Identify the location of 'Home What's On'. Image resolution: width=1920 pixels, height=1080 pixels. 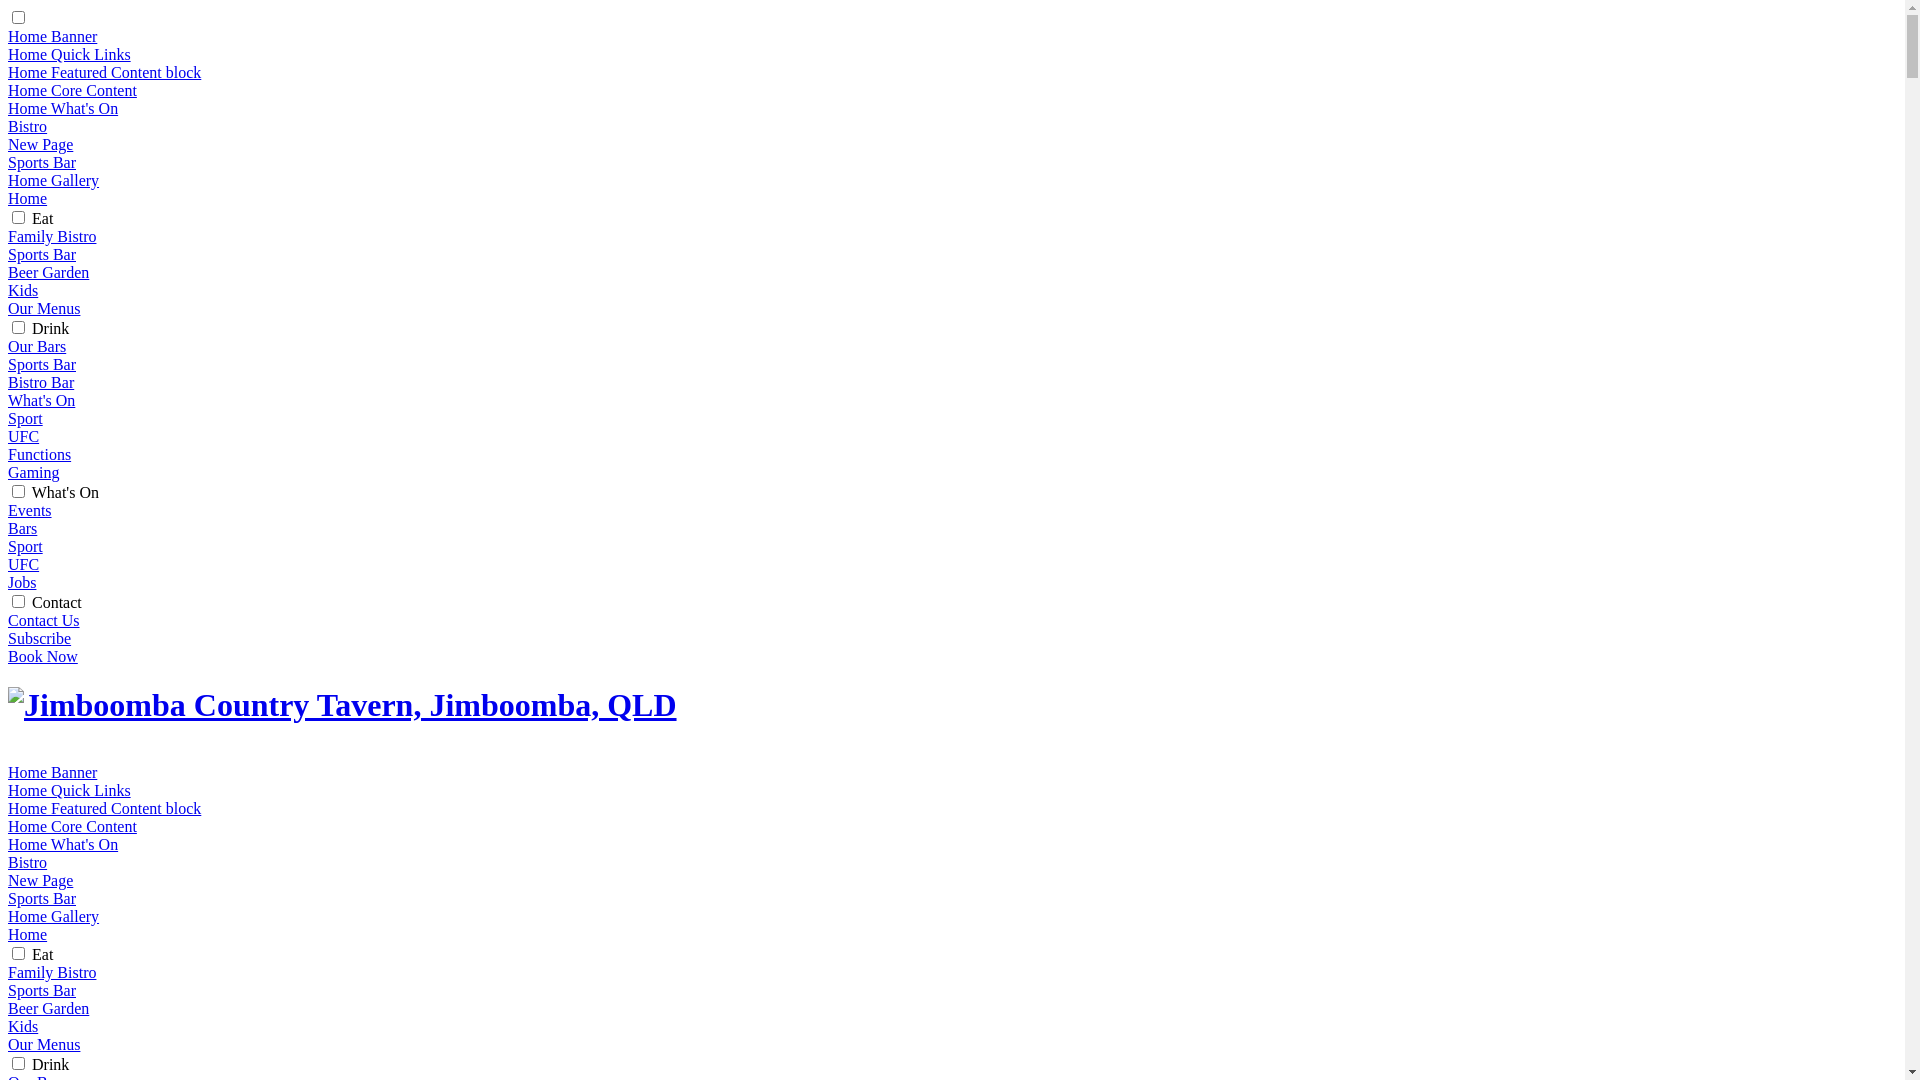
(62, 108).